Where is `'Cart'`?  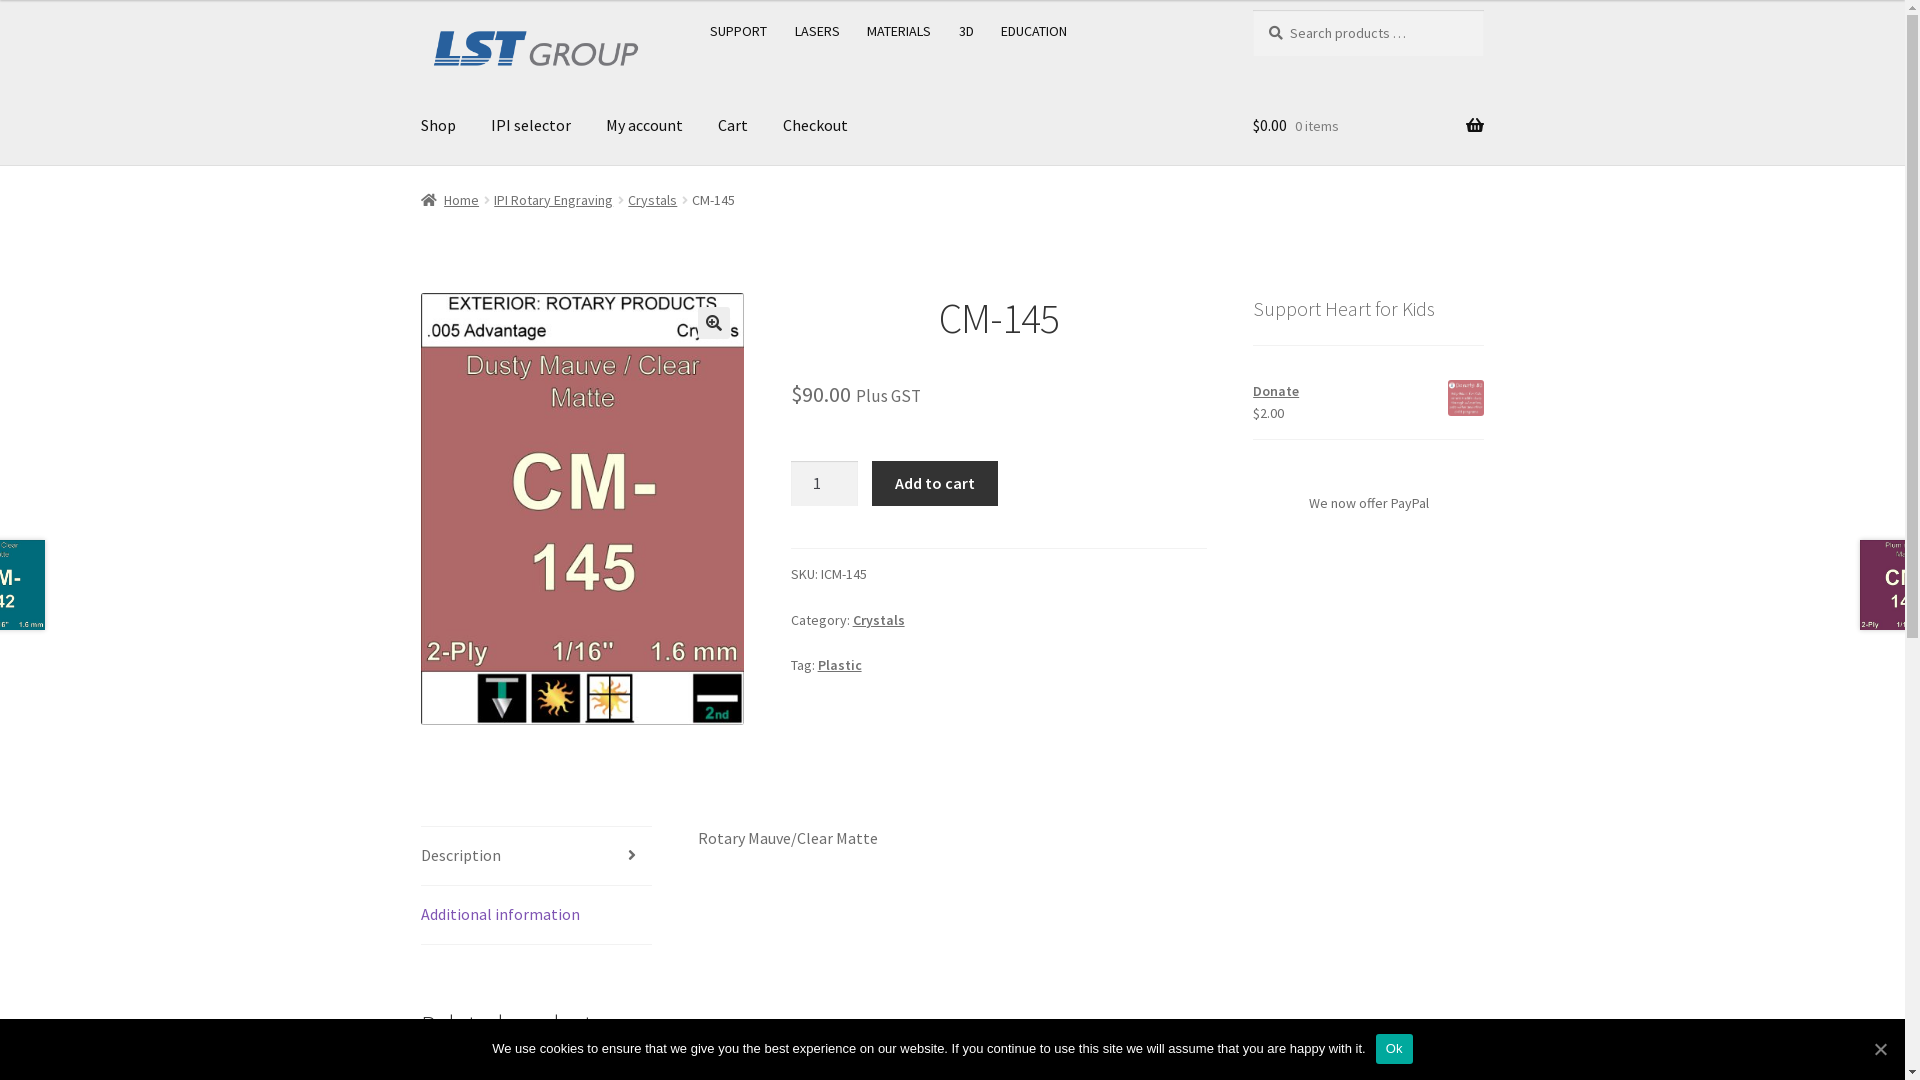
'Cart' is located at coordinates (732, 126).